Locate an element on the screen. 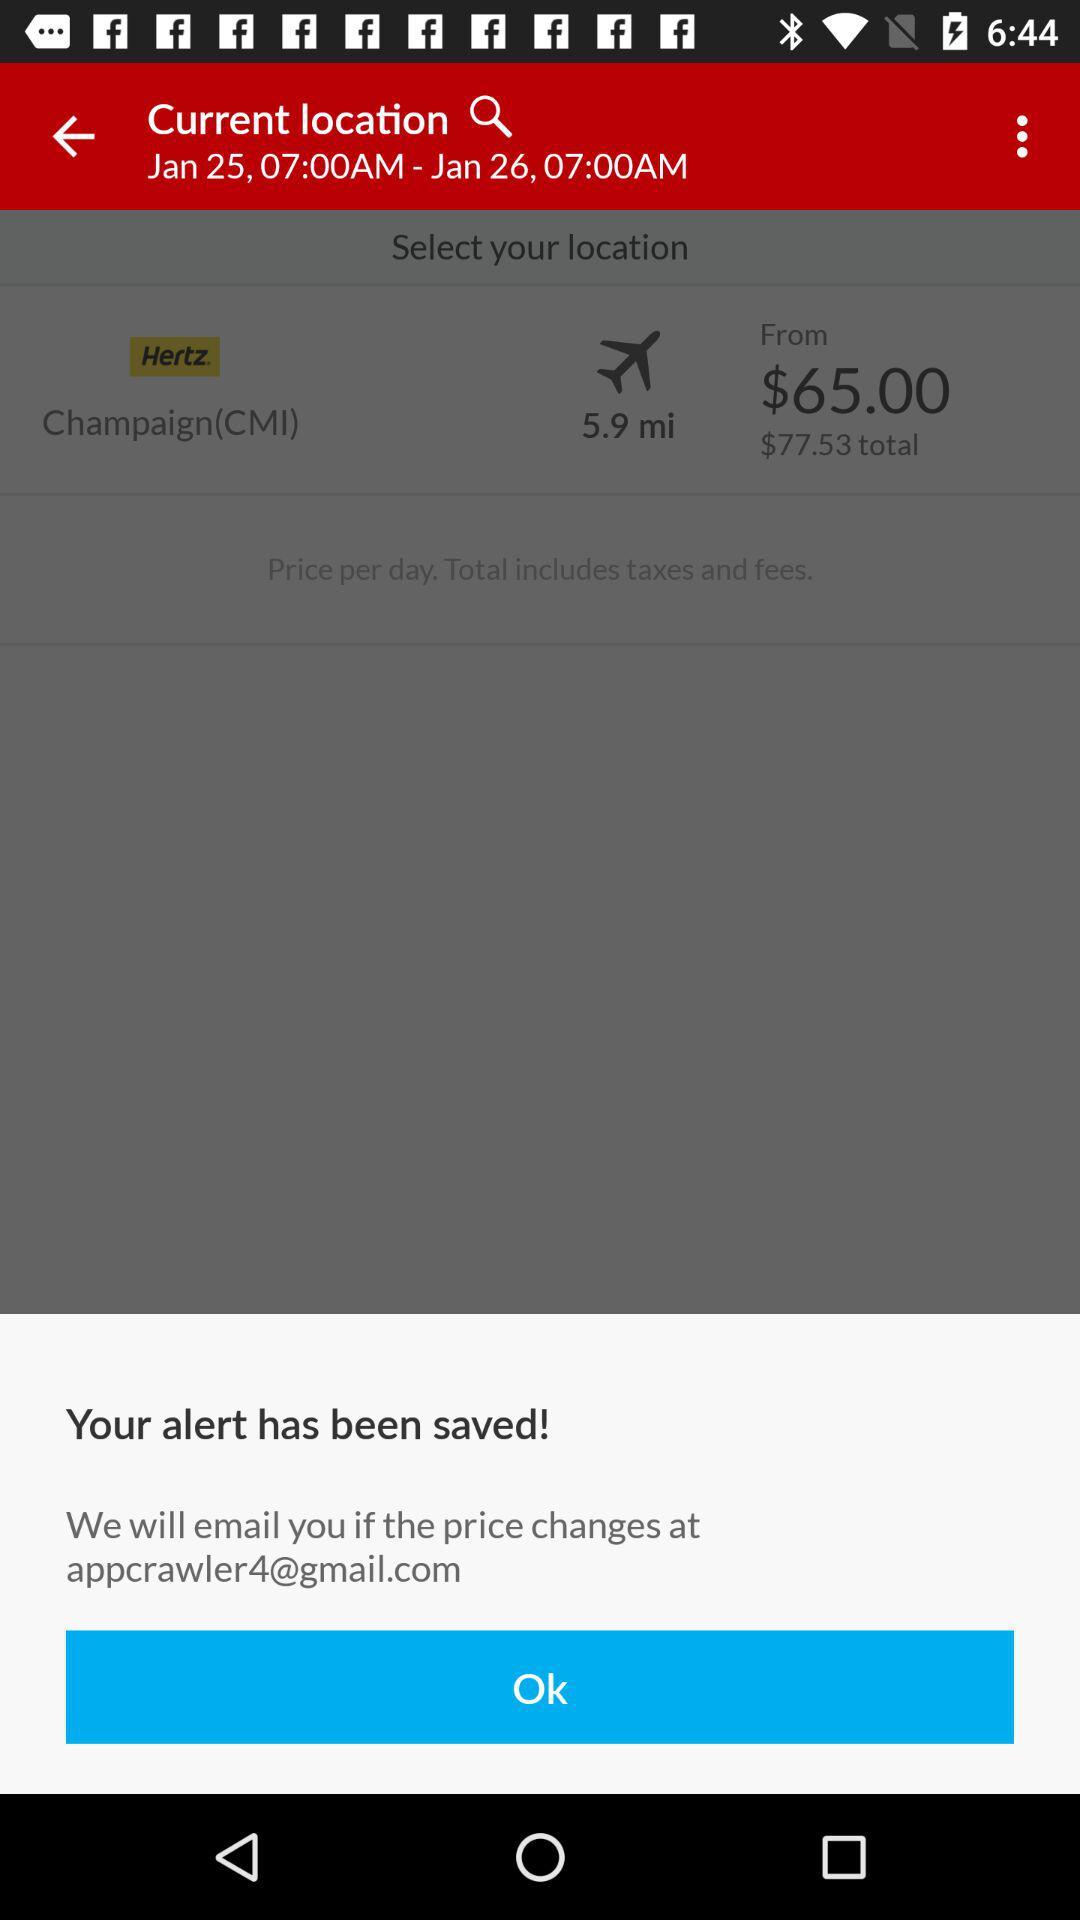  the icon to the left of the $65.00 is located at coordinates (627, 422).